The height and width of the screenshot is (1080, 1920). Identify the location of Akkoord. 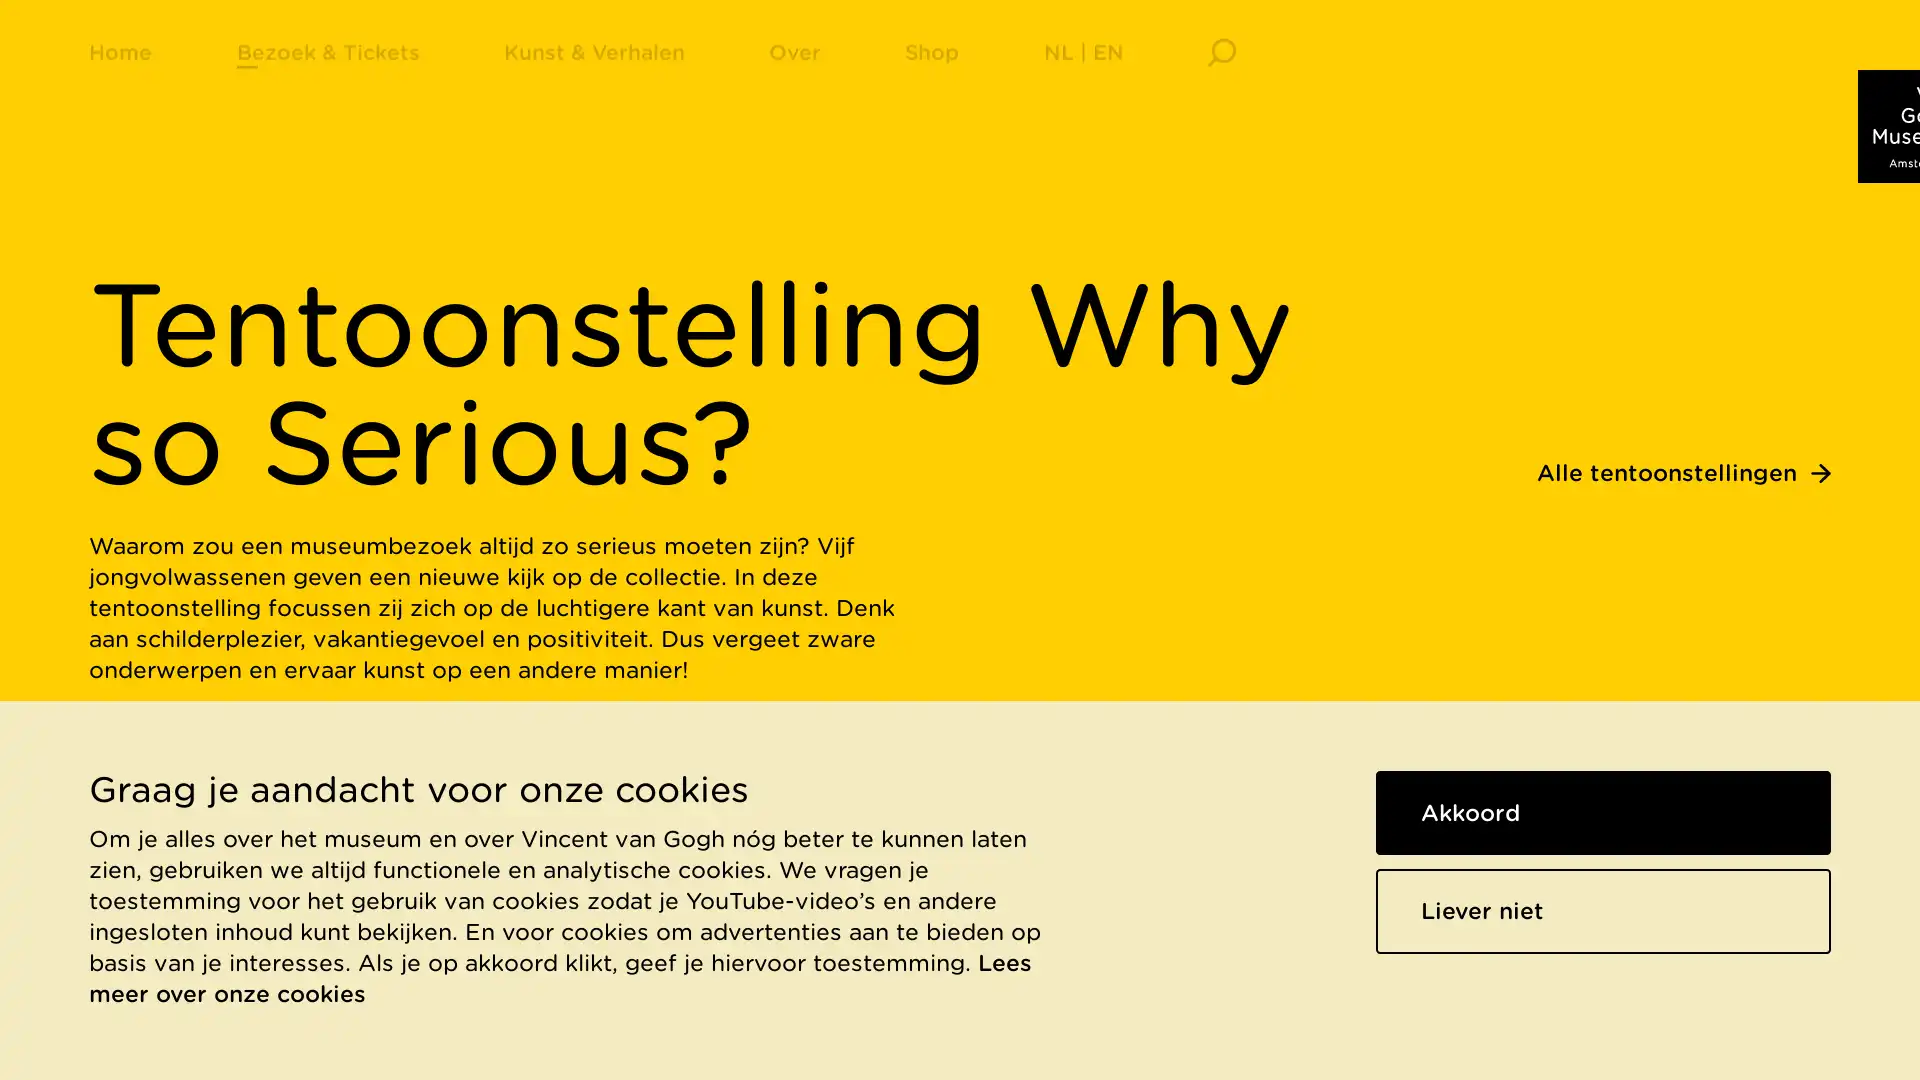
(1603, 812).